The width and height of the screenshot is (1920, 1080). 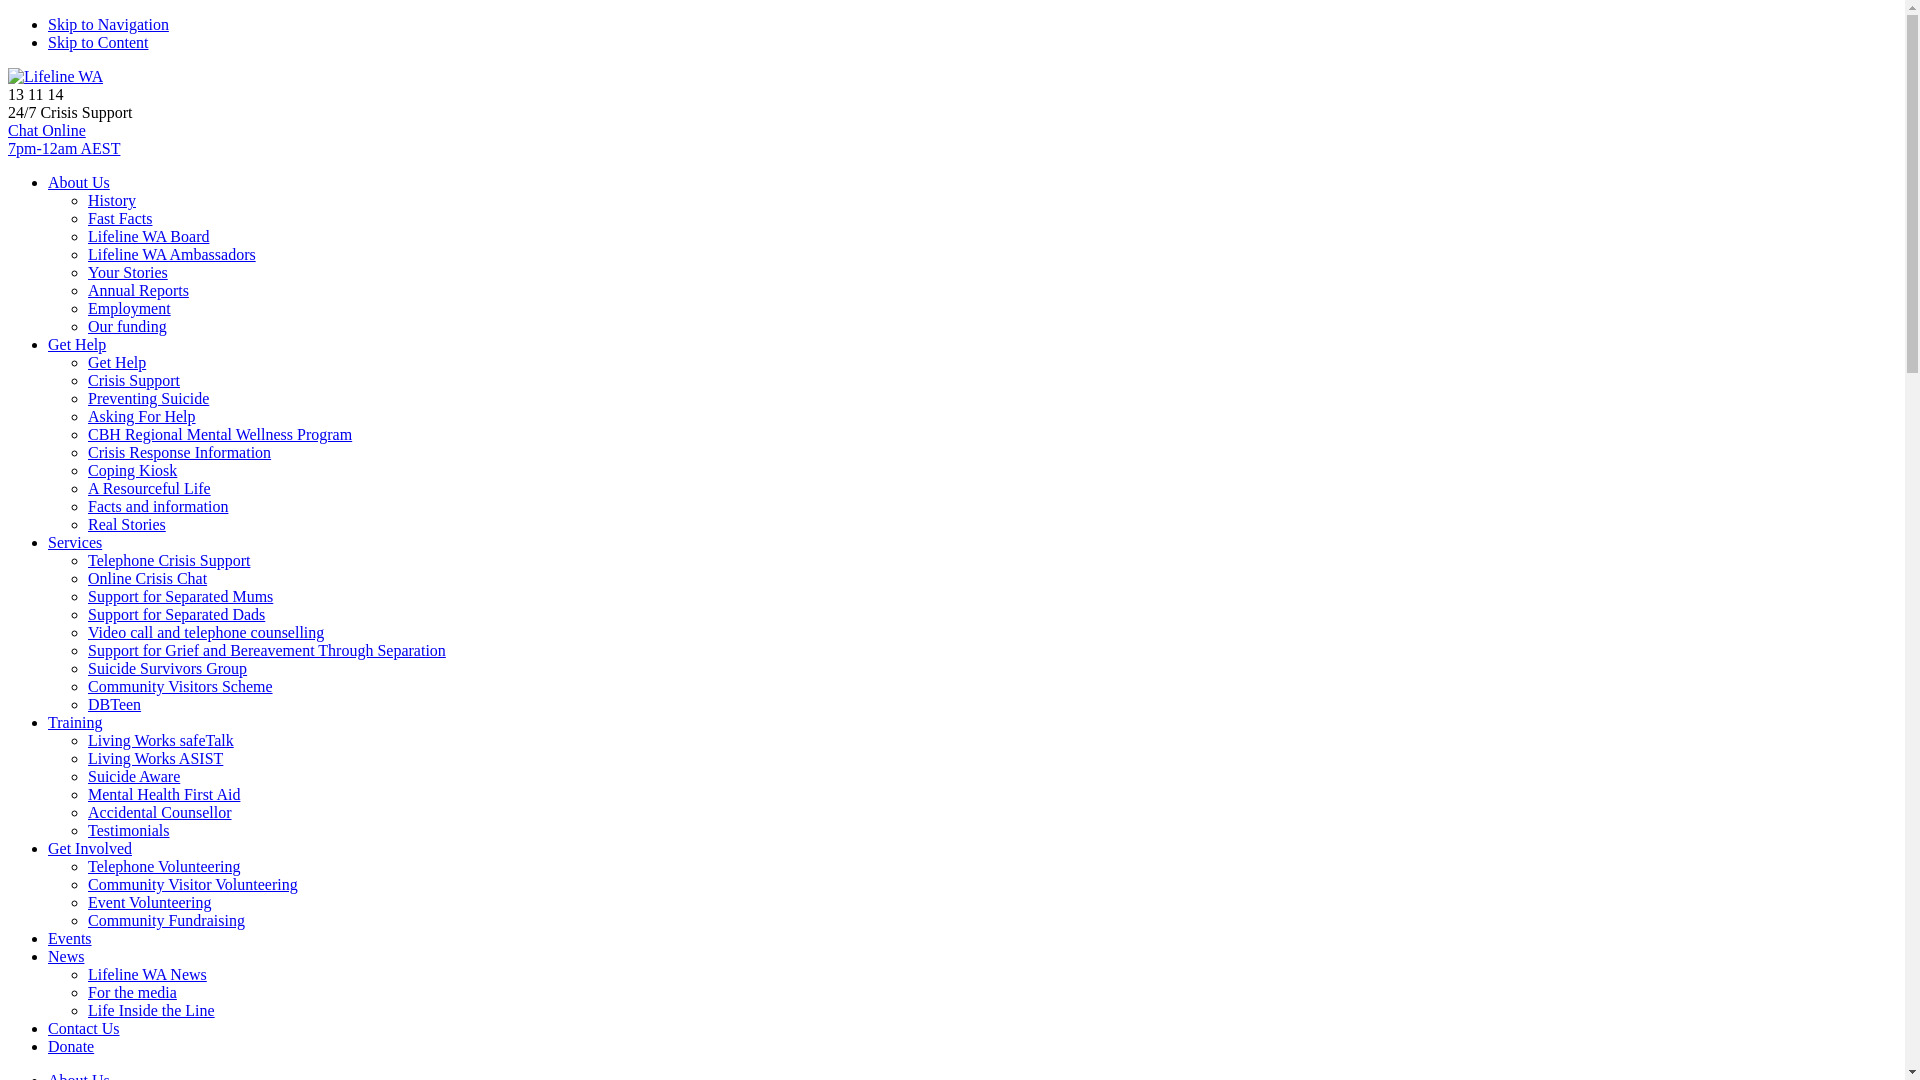 I want to click on 'Get Help', so click(x=76, y=343).